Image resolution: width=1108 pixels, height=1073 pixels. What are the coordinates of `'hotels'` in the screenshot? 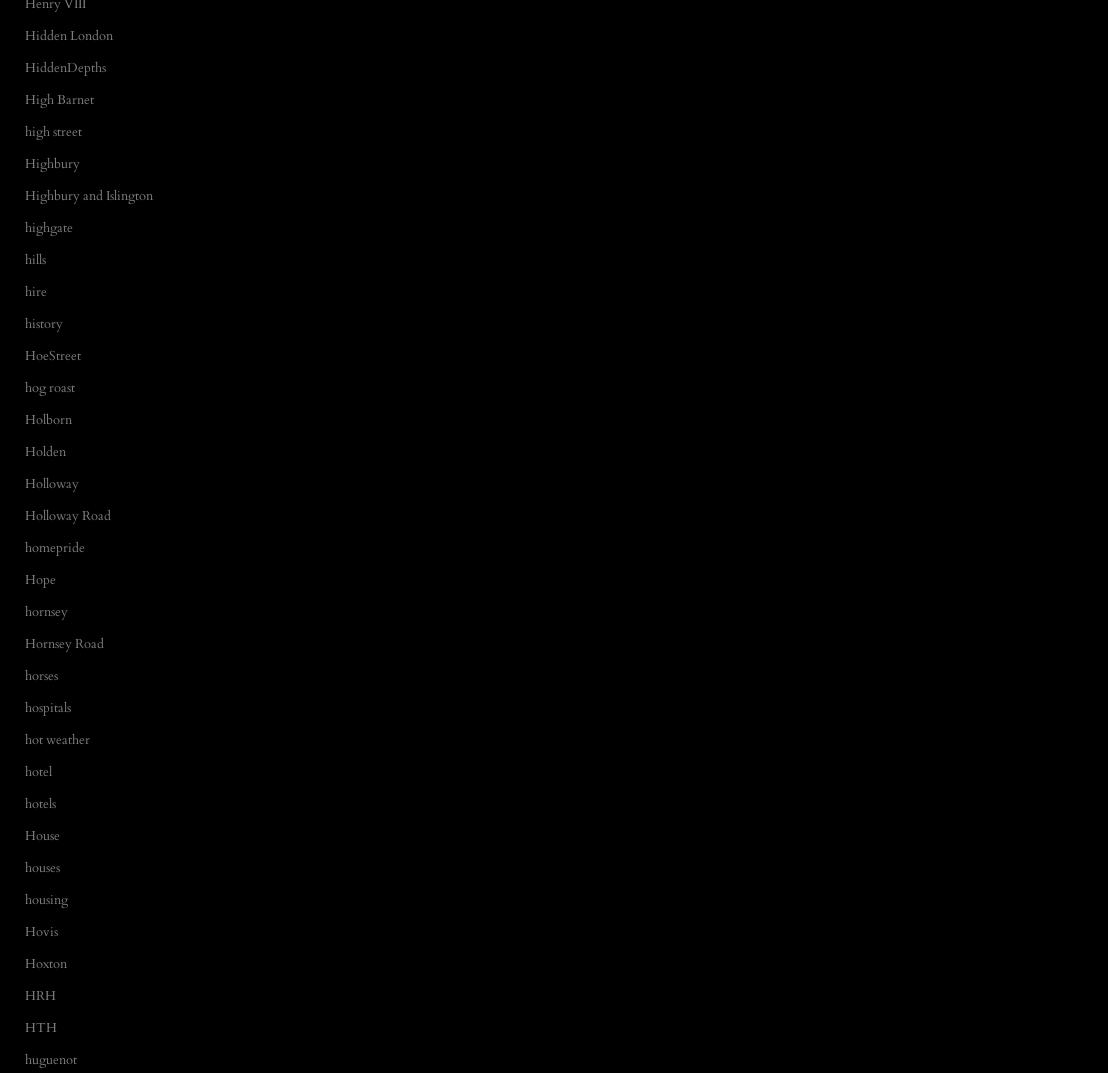 It's located at (40, 803).